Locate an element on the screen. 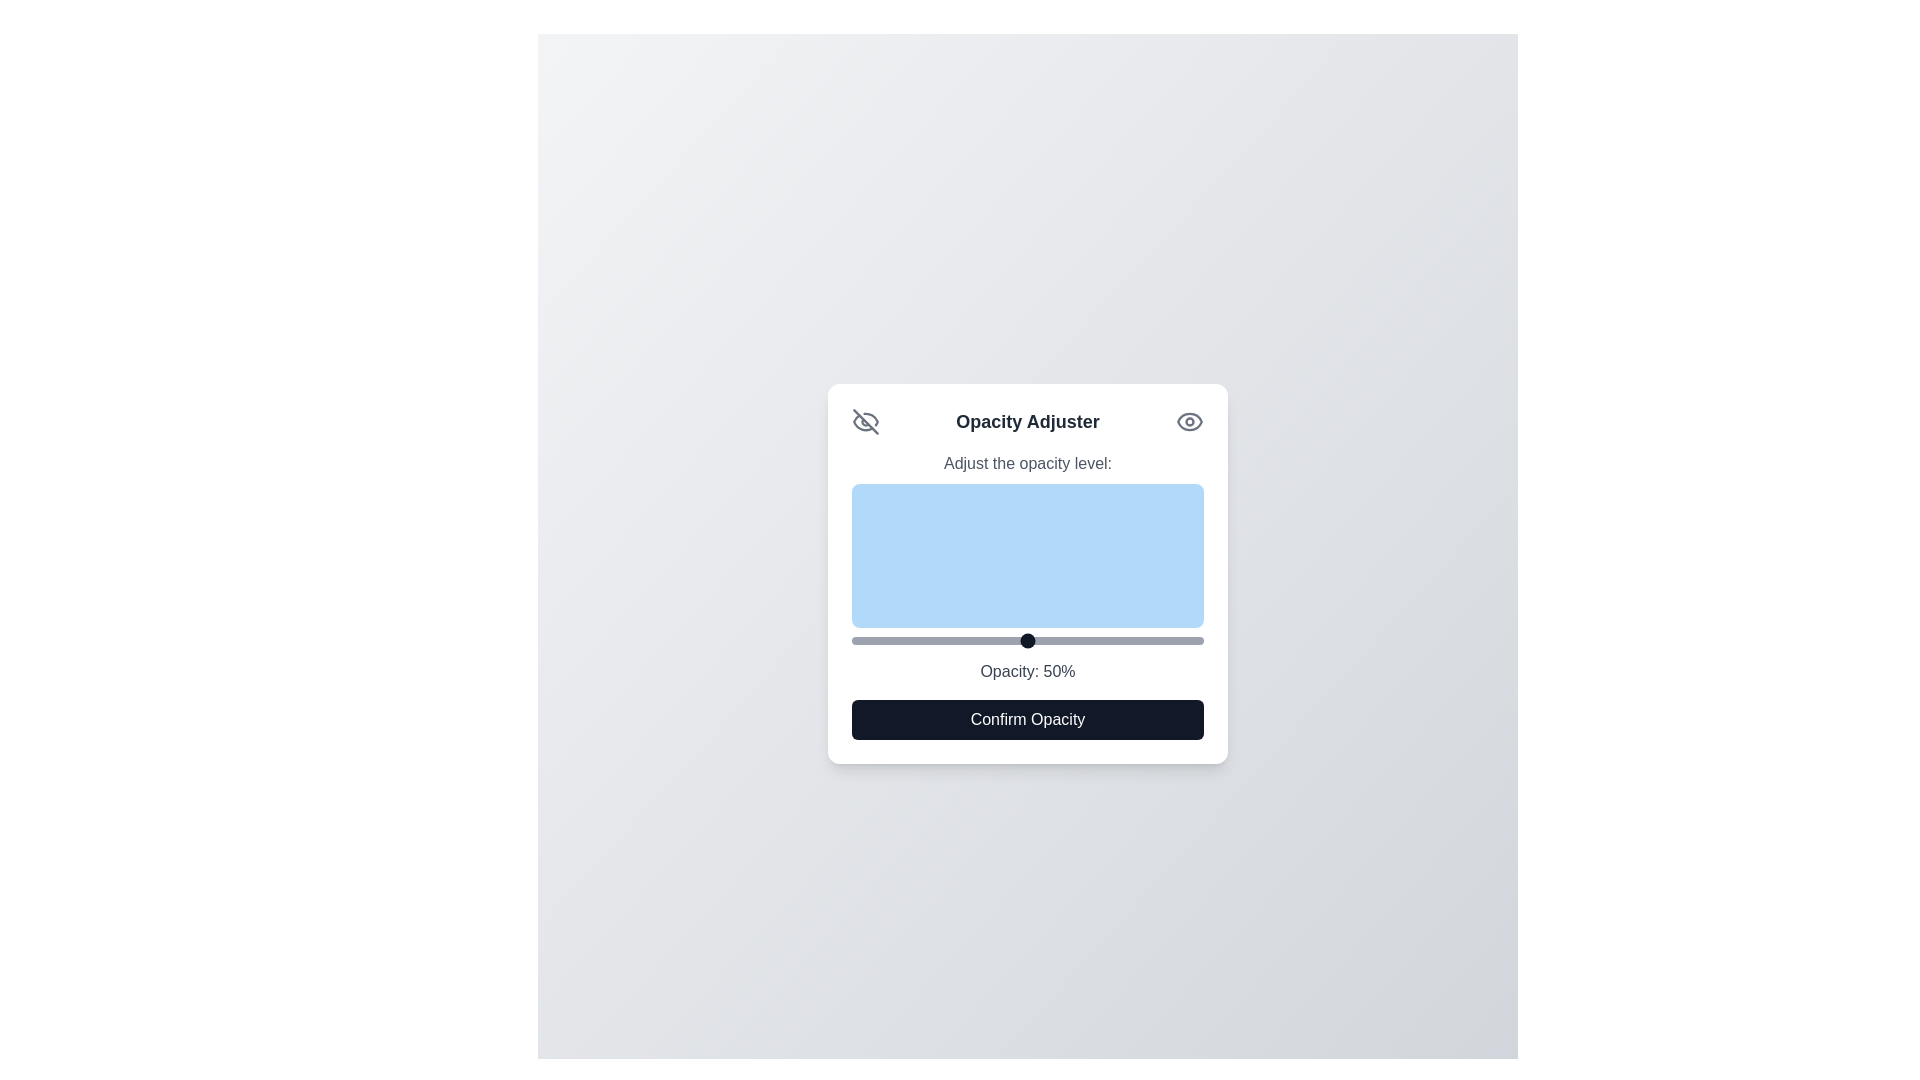  'Confirm Opacity' button to confirm the selected opacity is located at coordinates (1027, 720).